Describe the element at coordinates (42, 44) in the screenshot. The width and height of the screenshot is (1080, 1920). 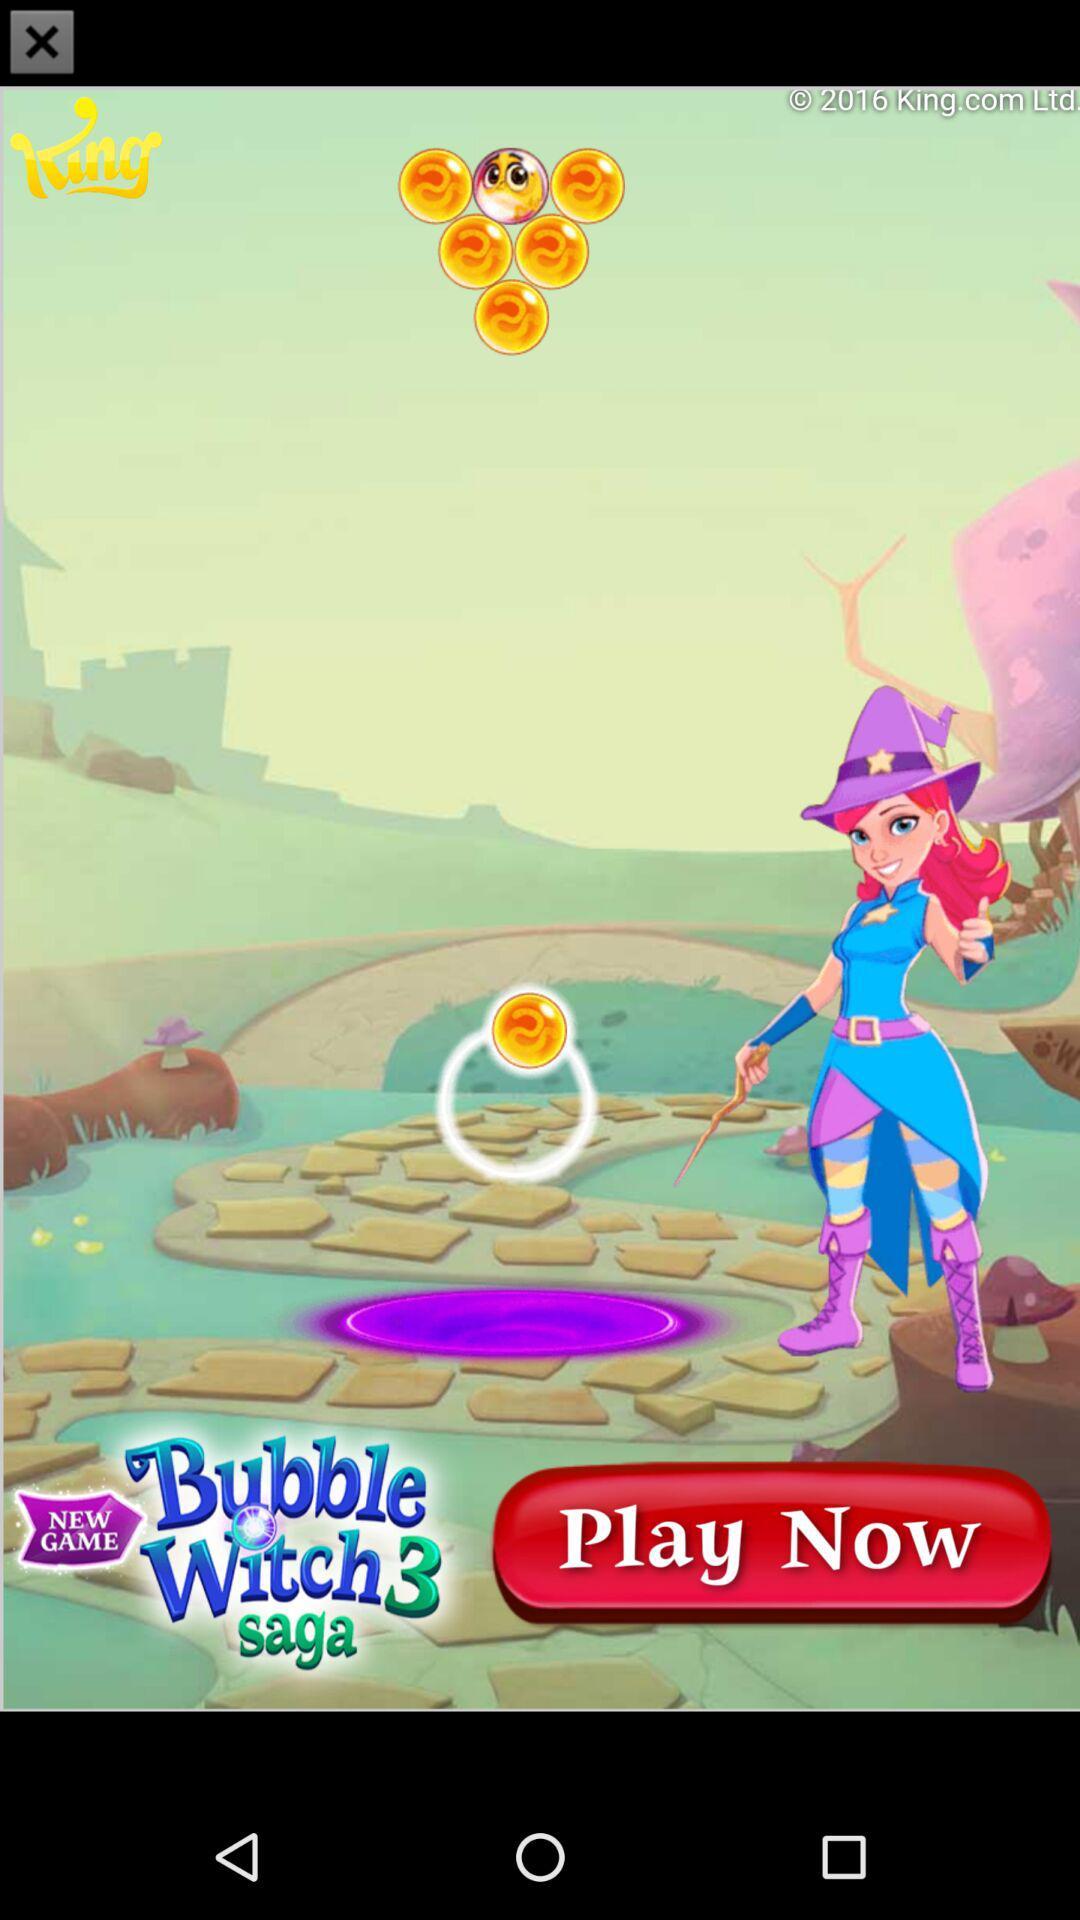
I see `the close icon` at that location.